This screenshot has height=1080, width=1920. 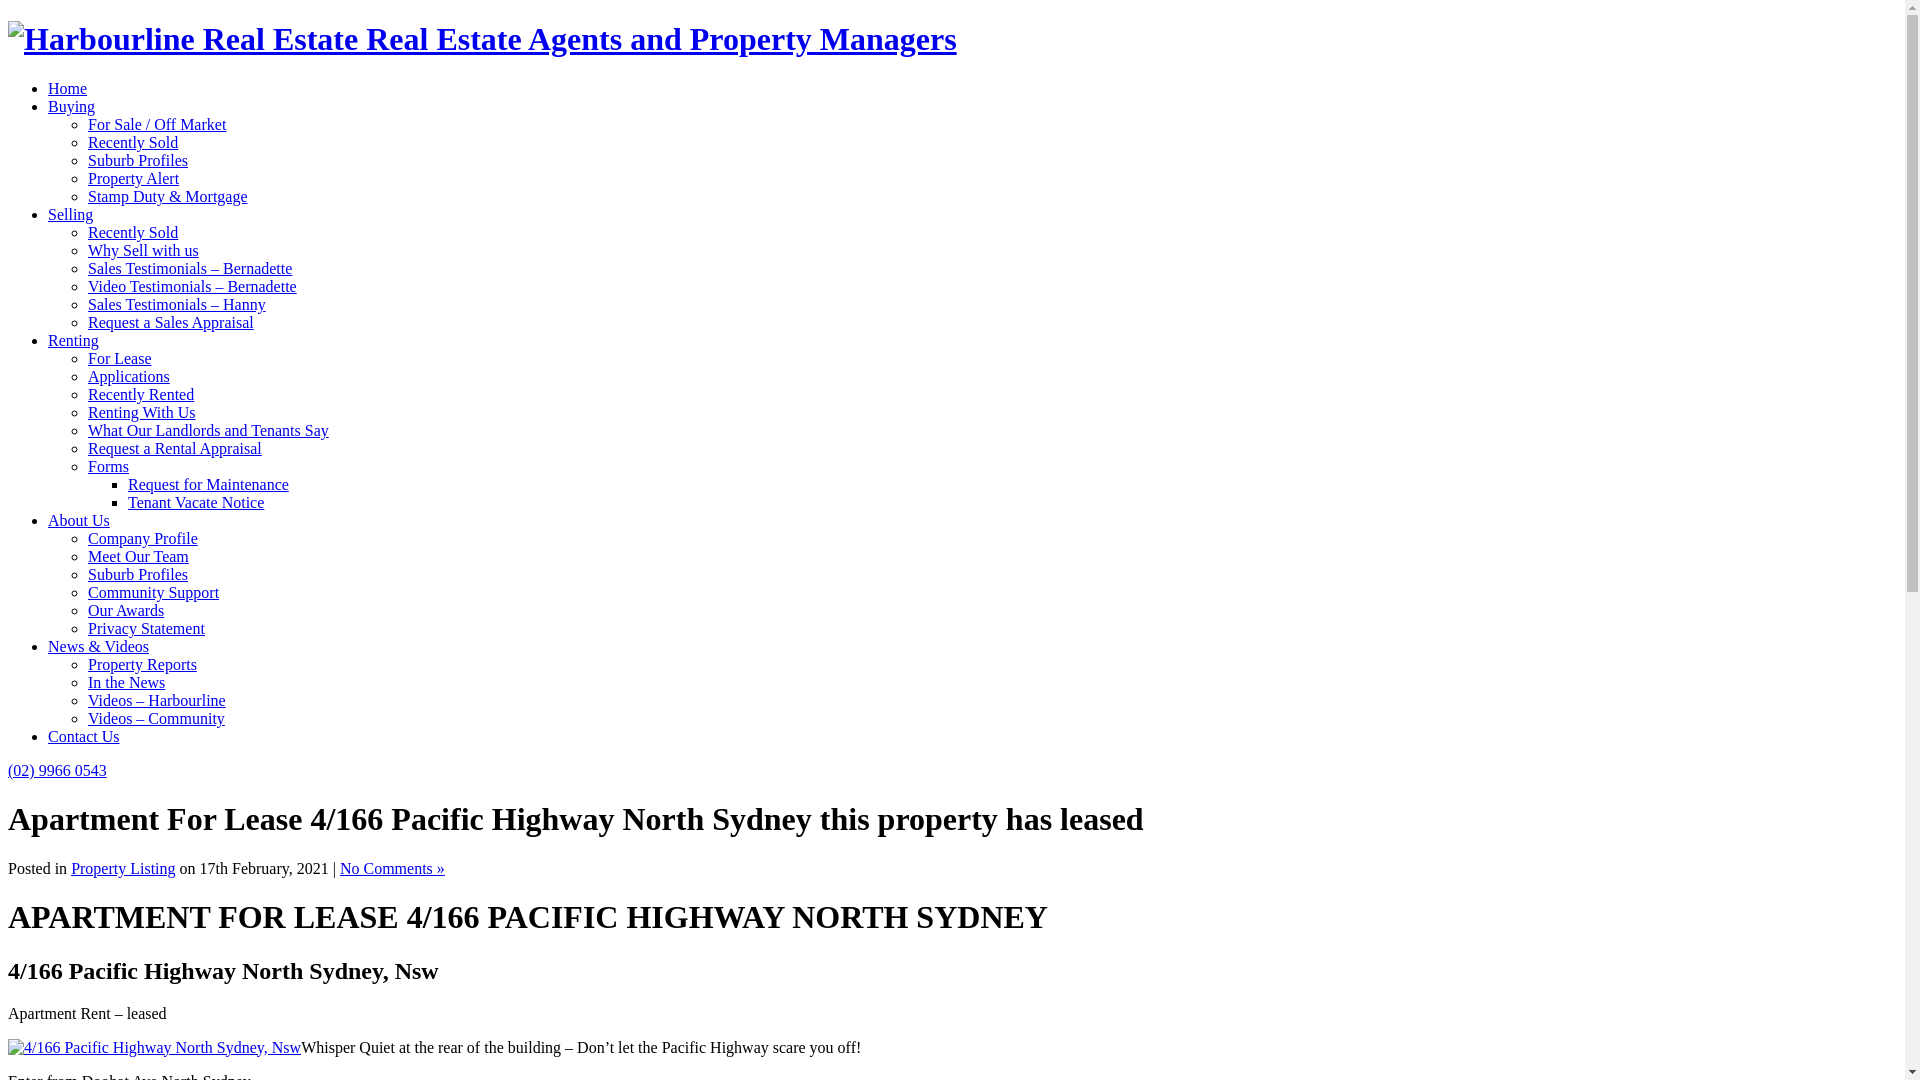 What do you see at coordinates (71, 106) in the screenshot?
I see `'Buying'` at bounding box center [71, 106].